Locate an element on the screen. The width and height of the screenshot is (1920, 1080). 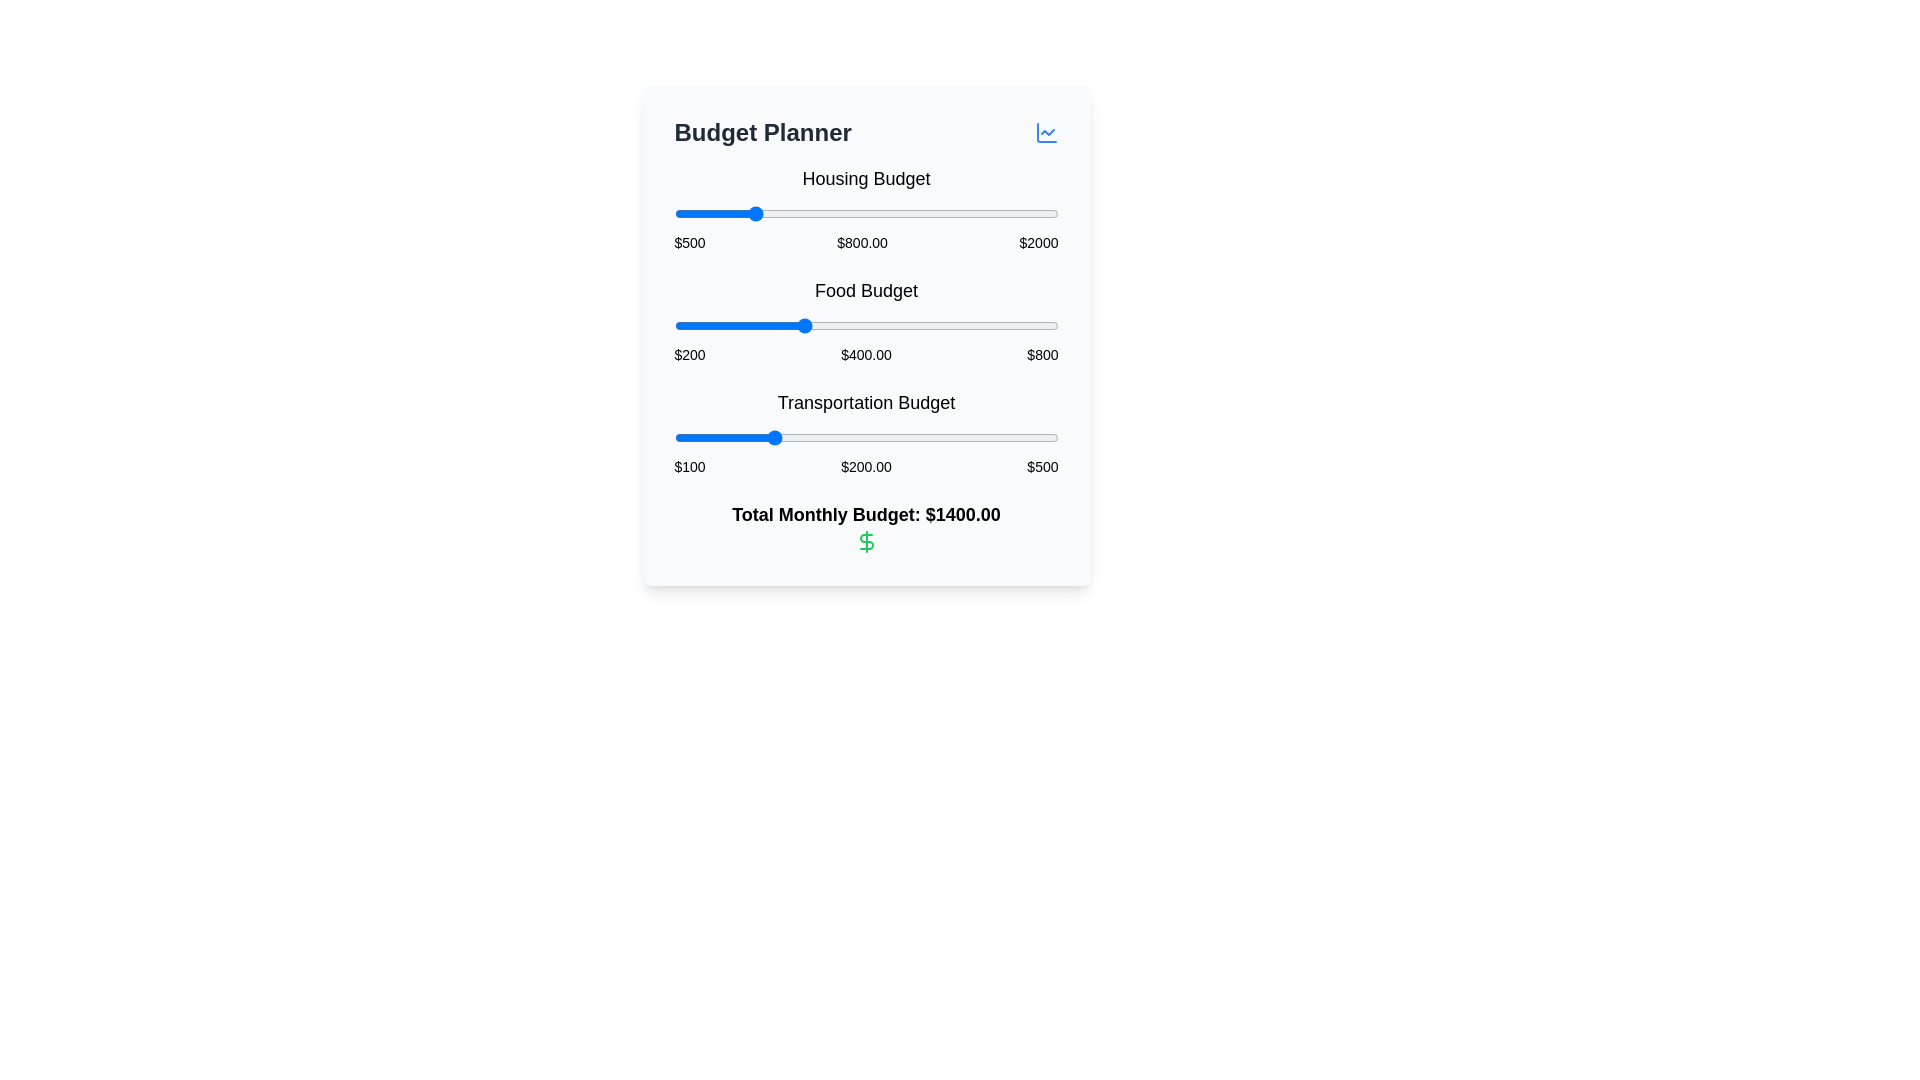
the Food Budget slider is located at coordinates (1009, 325).